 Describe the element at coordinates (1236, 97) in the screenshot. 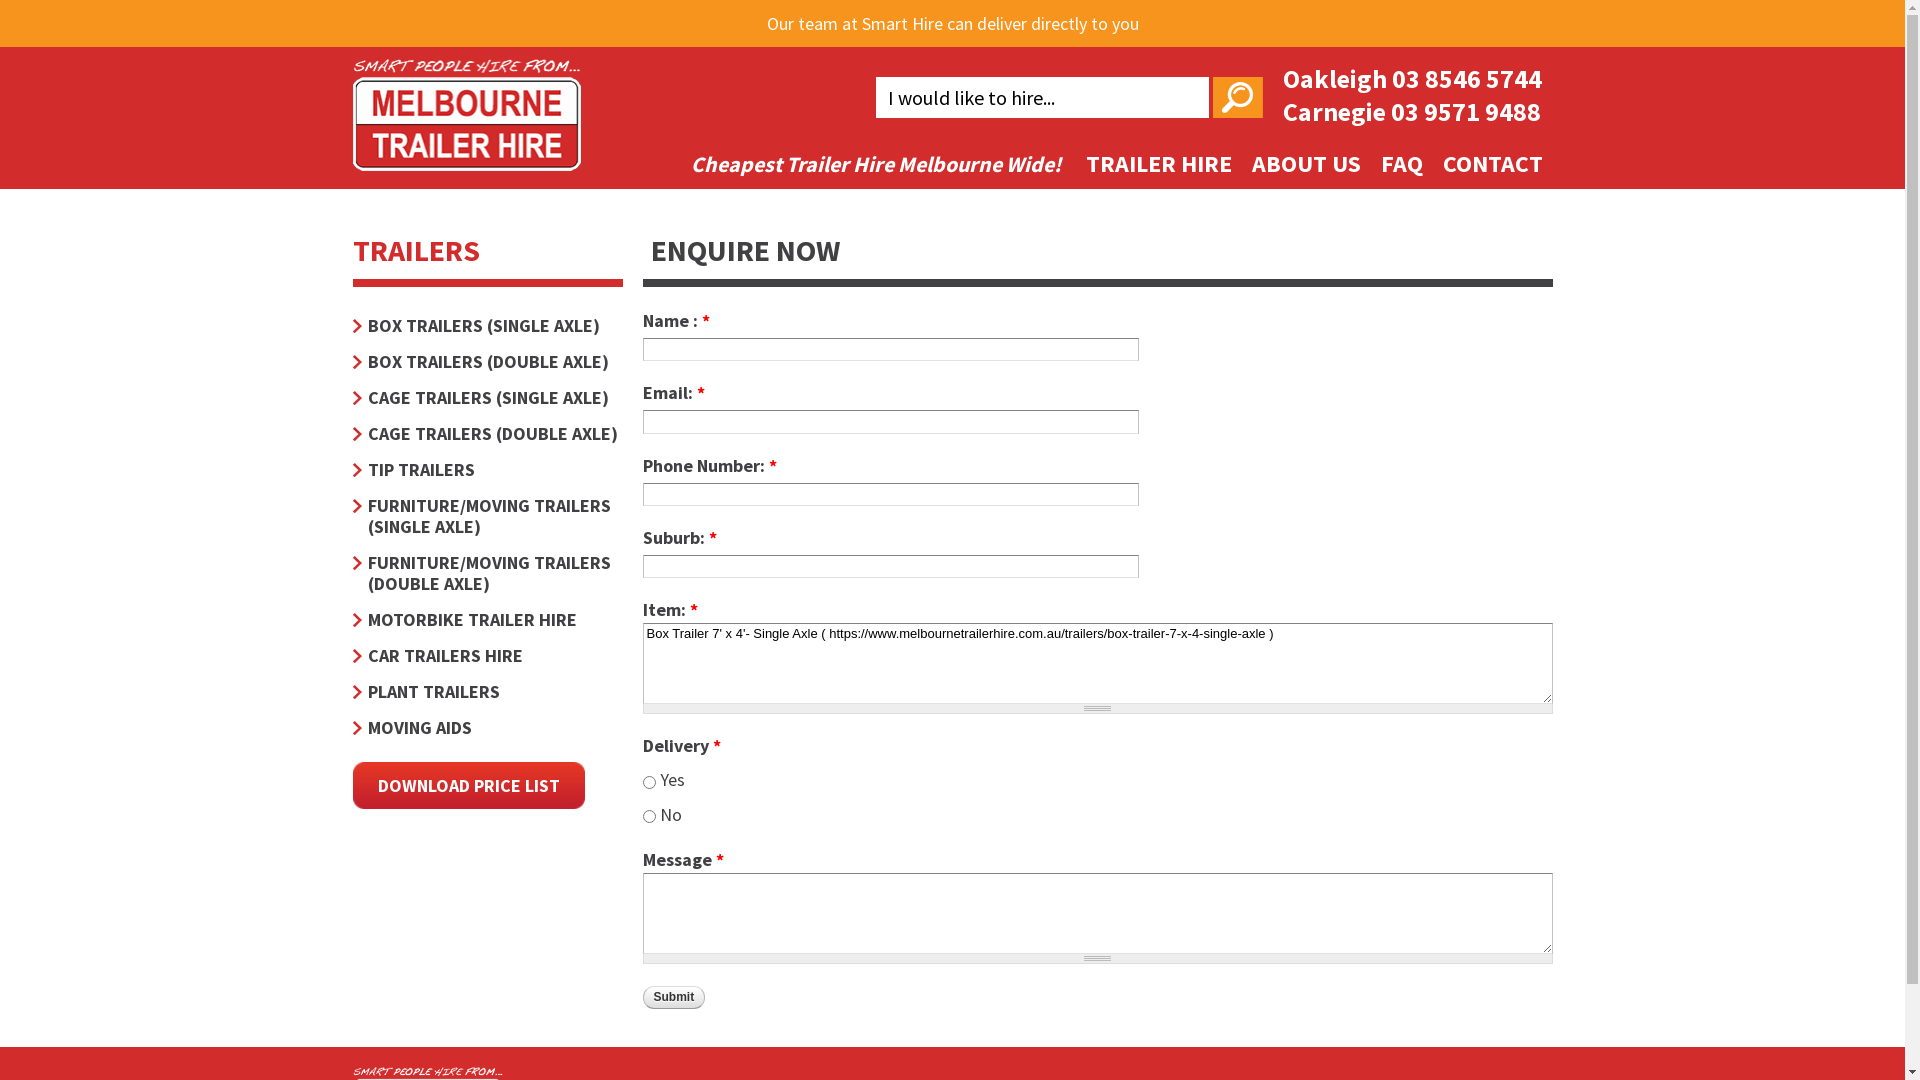

I see `'Search'` at that location.